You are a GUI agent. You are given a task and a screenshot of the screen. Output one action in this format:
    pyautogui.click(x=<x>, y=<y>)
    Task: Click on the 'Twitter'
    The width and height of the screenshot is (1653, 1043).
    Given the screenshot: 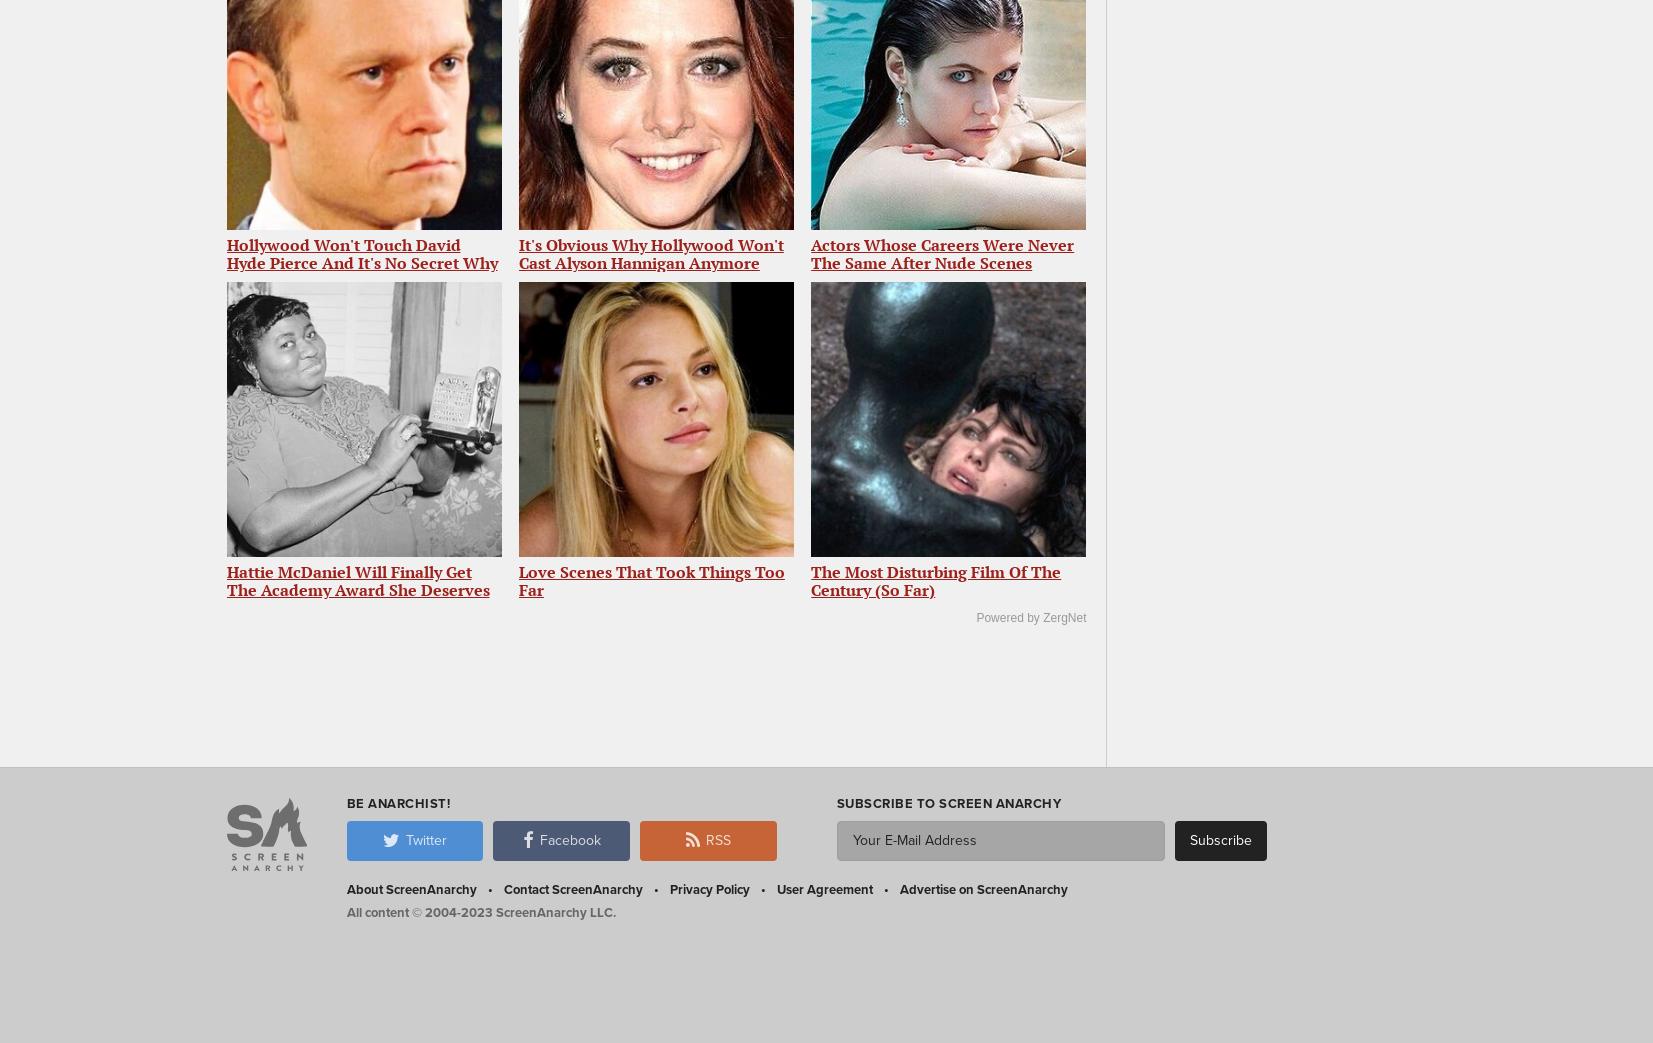 What is the action you would take?
    pyautogui.click(x=424, y=839)
    